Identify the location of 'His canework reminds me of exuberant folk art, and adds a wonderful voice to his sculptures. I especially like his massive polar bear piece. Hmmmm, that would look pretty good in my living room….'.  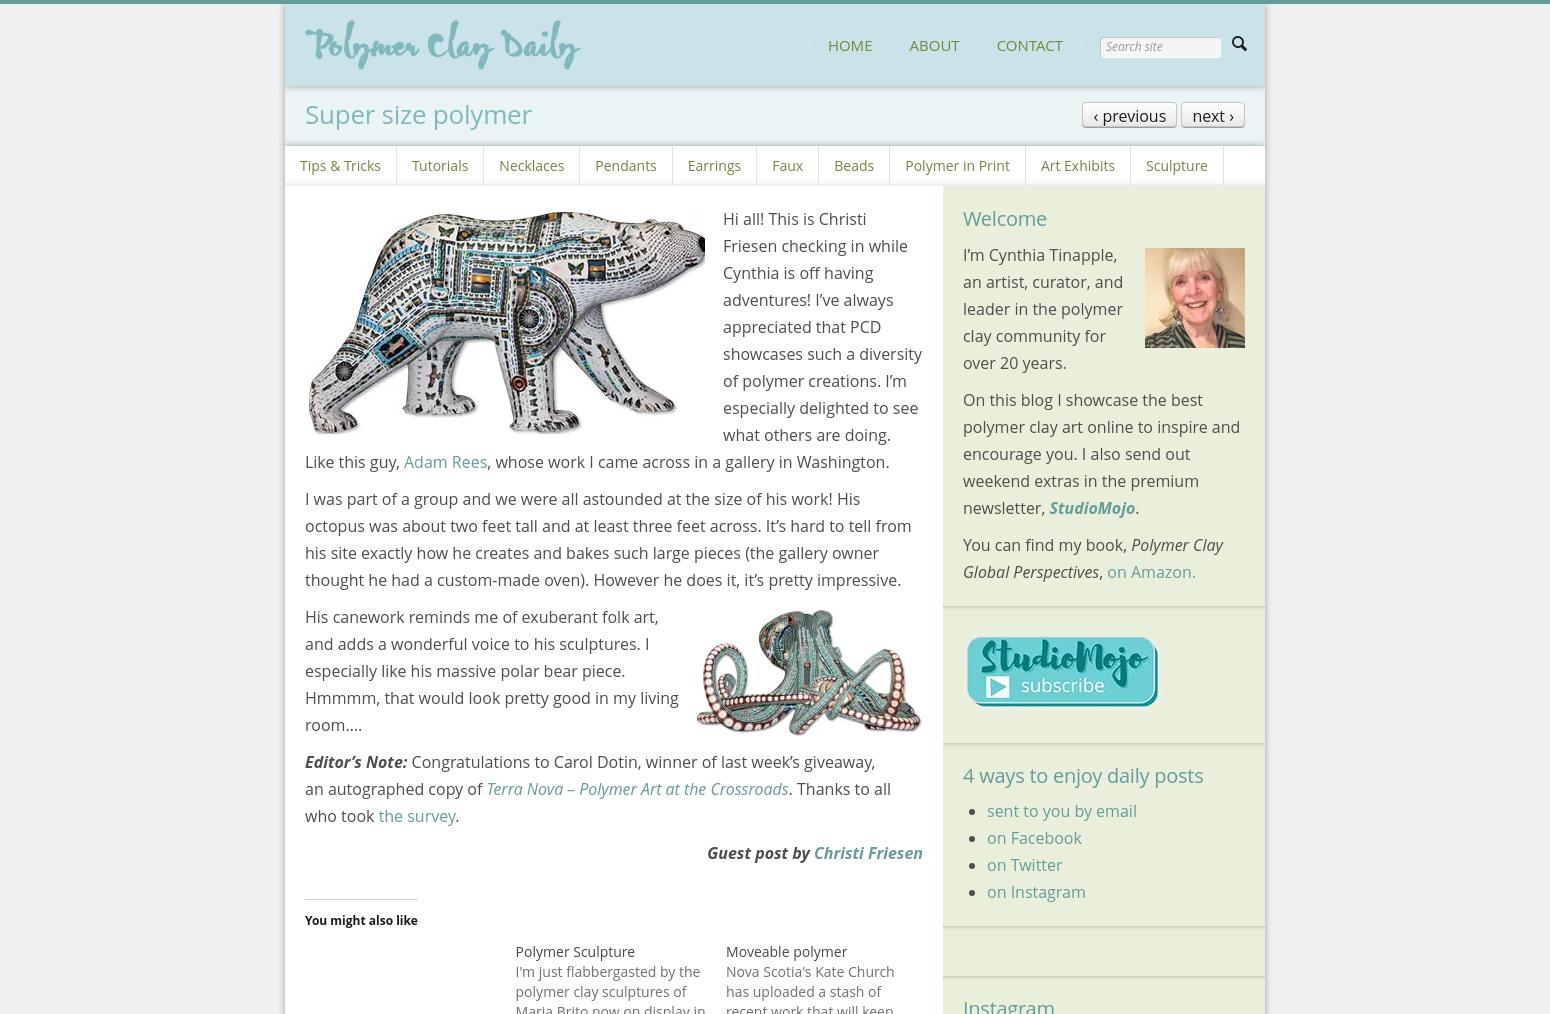
(490, 670).